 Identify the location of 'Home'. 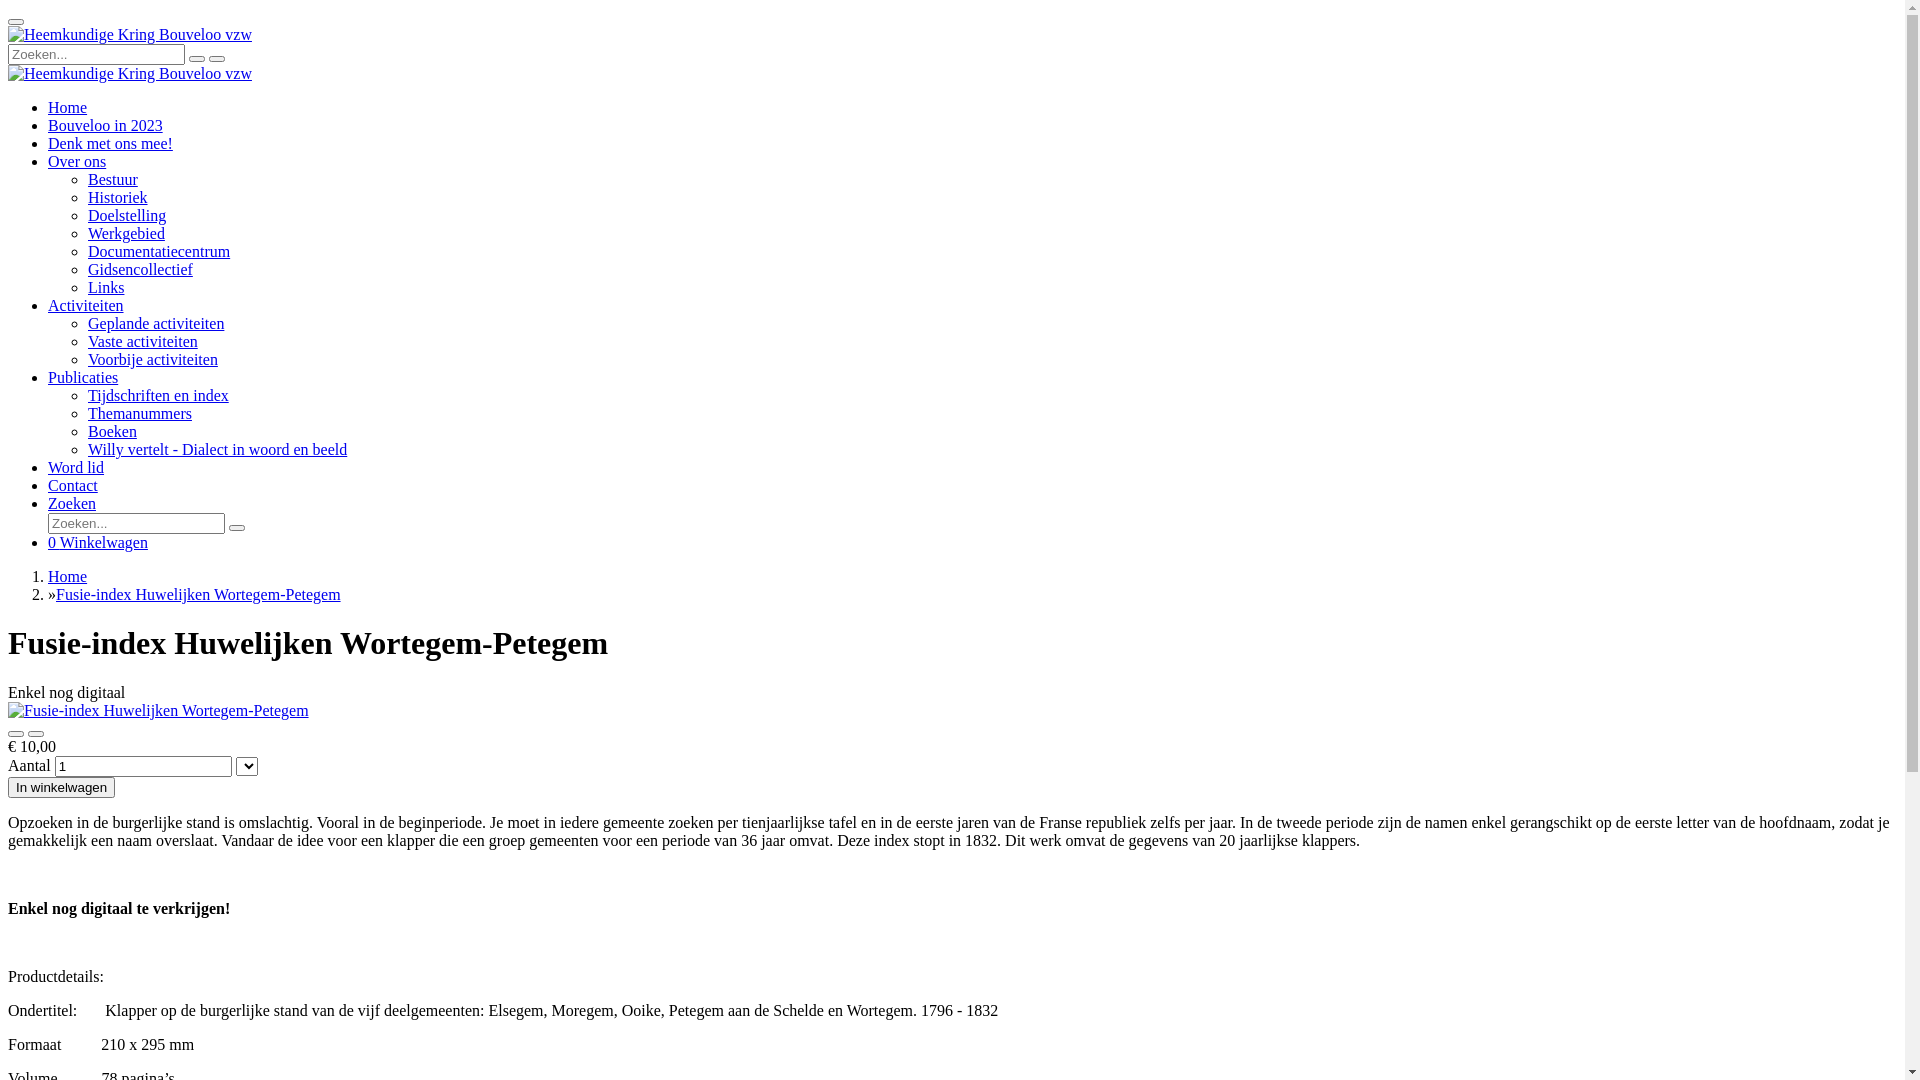
(48, 576).